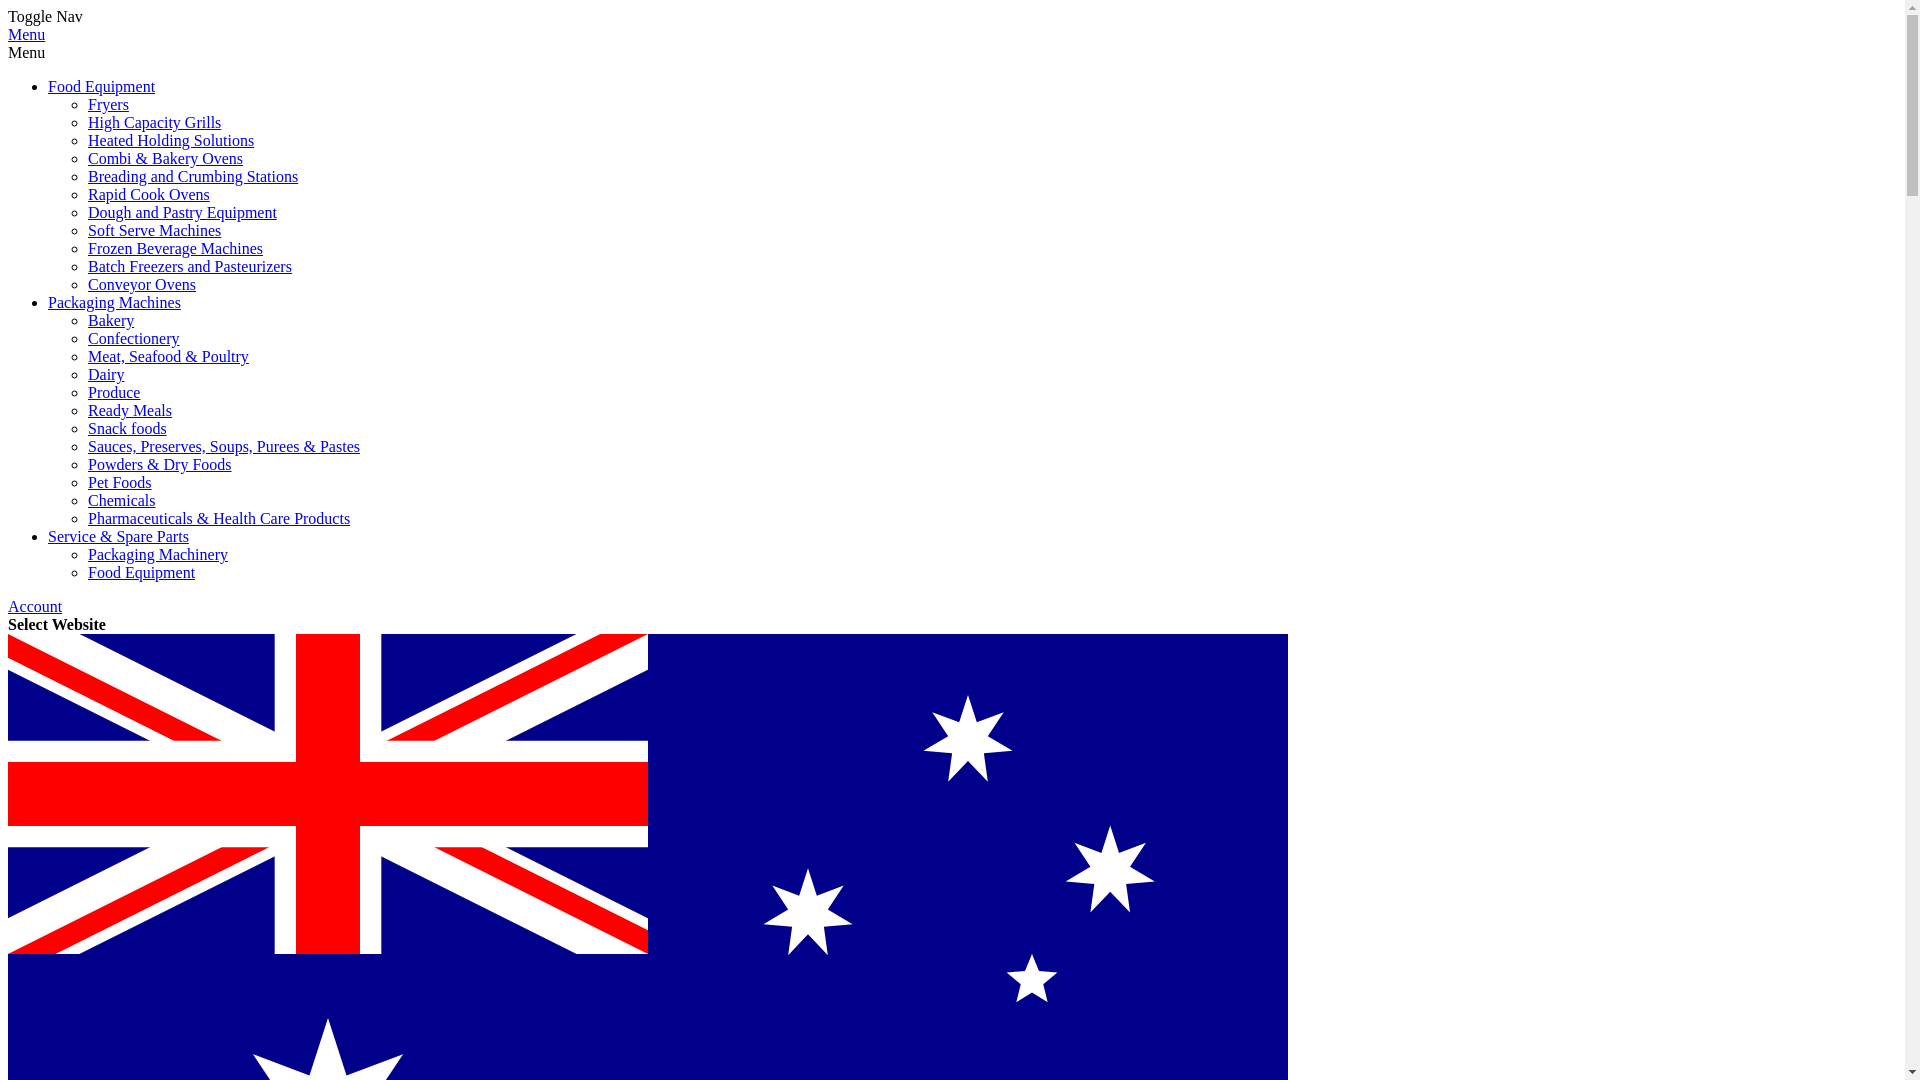  Describe the element at coordinates (86, 104) in the screenshot. I see `'Fryers'` at that location.